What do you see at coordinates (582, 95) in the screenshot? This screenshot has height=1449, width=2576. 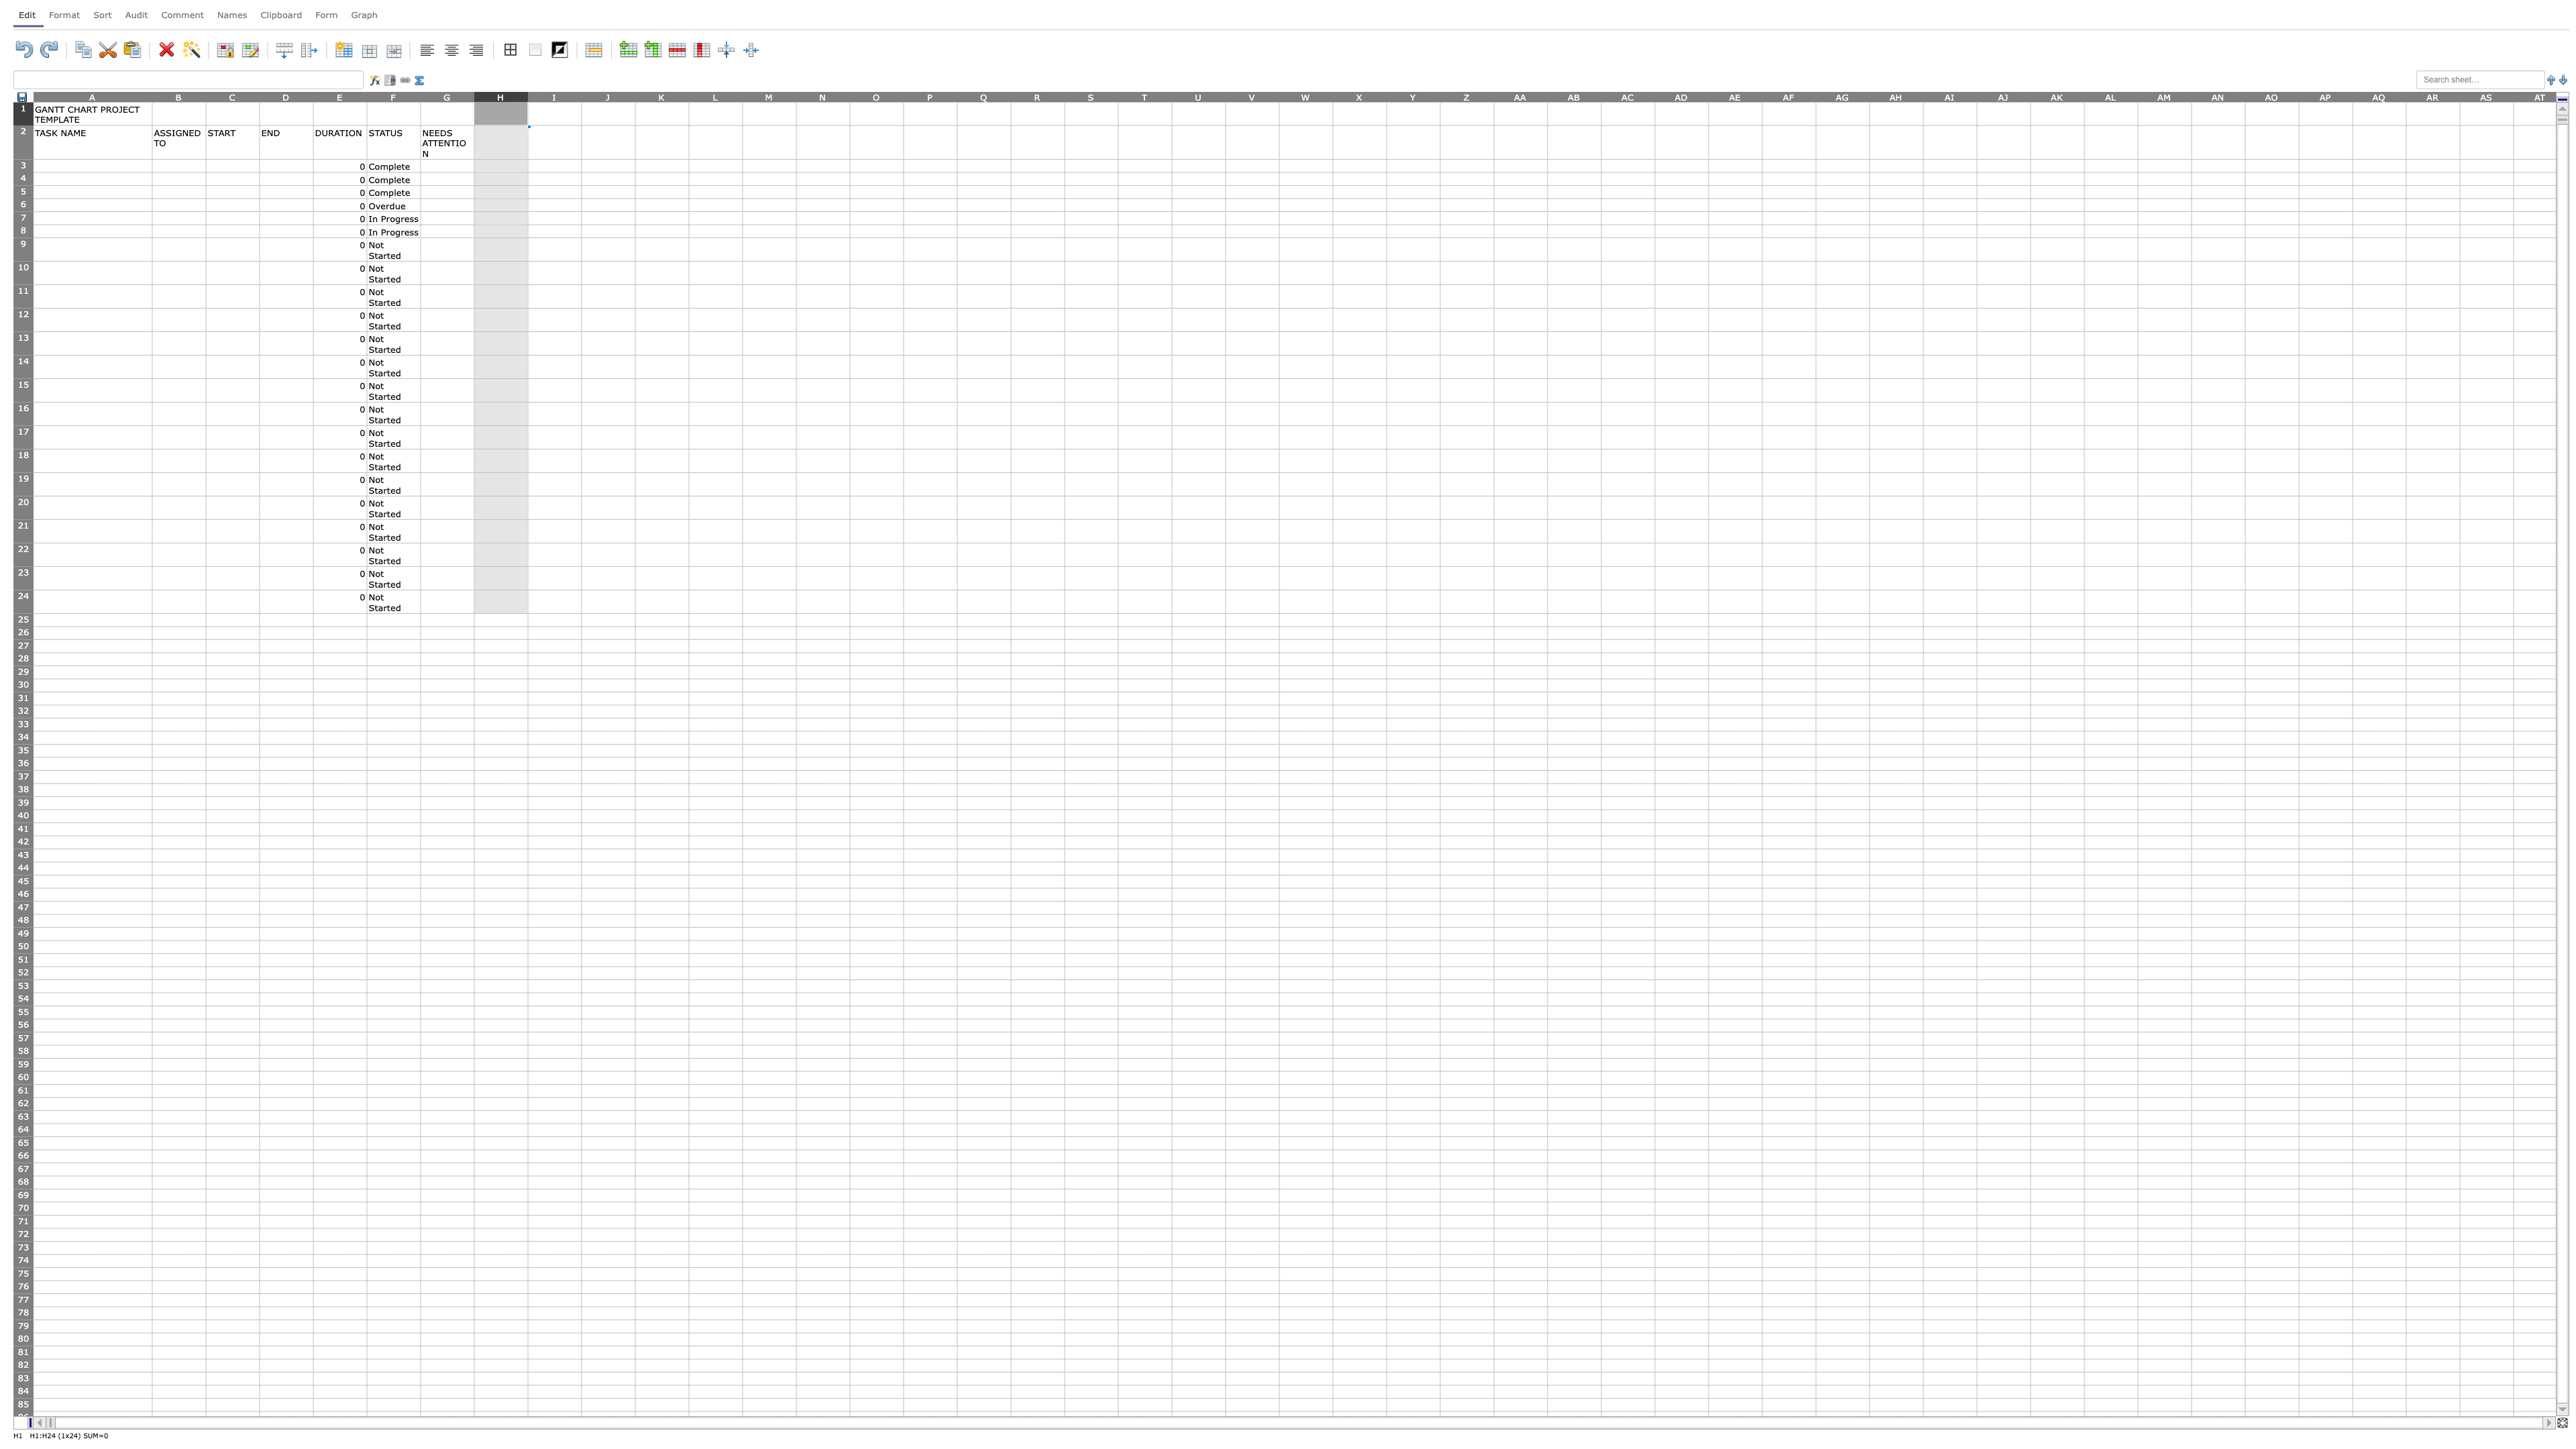 I see `Hover over column I's resize handle` at bounding box center [582, 95].